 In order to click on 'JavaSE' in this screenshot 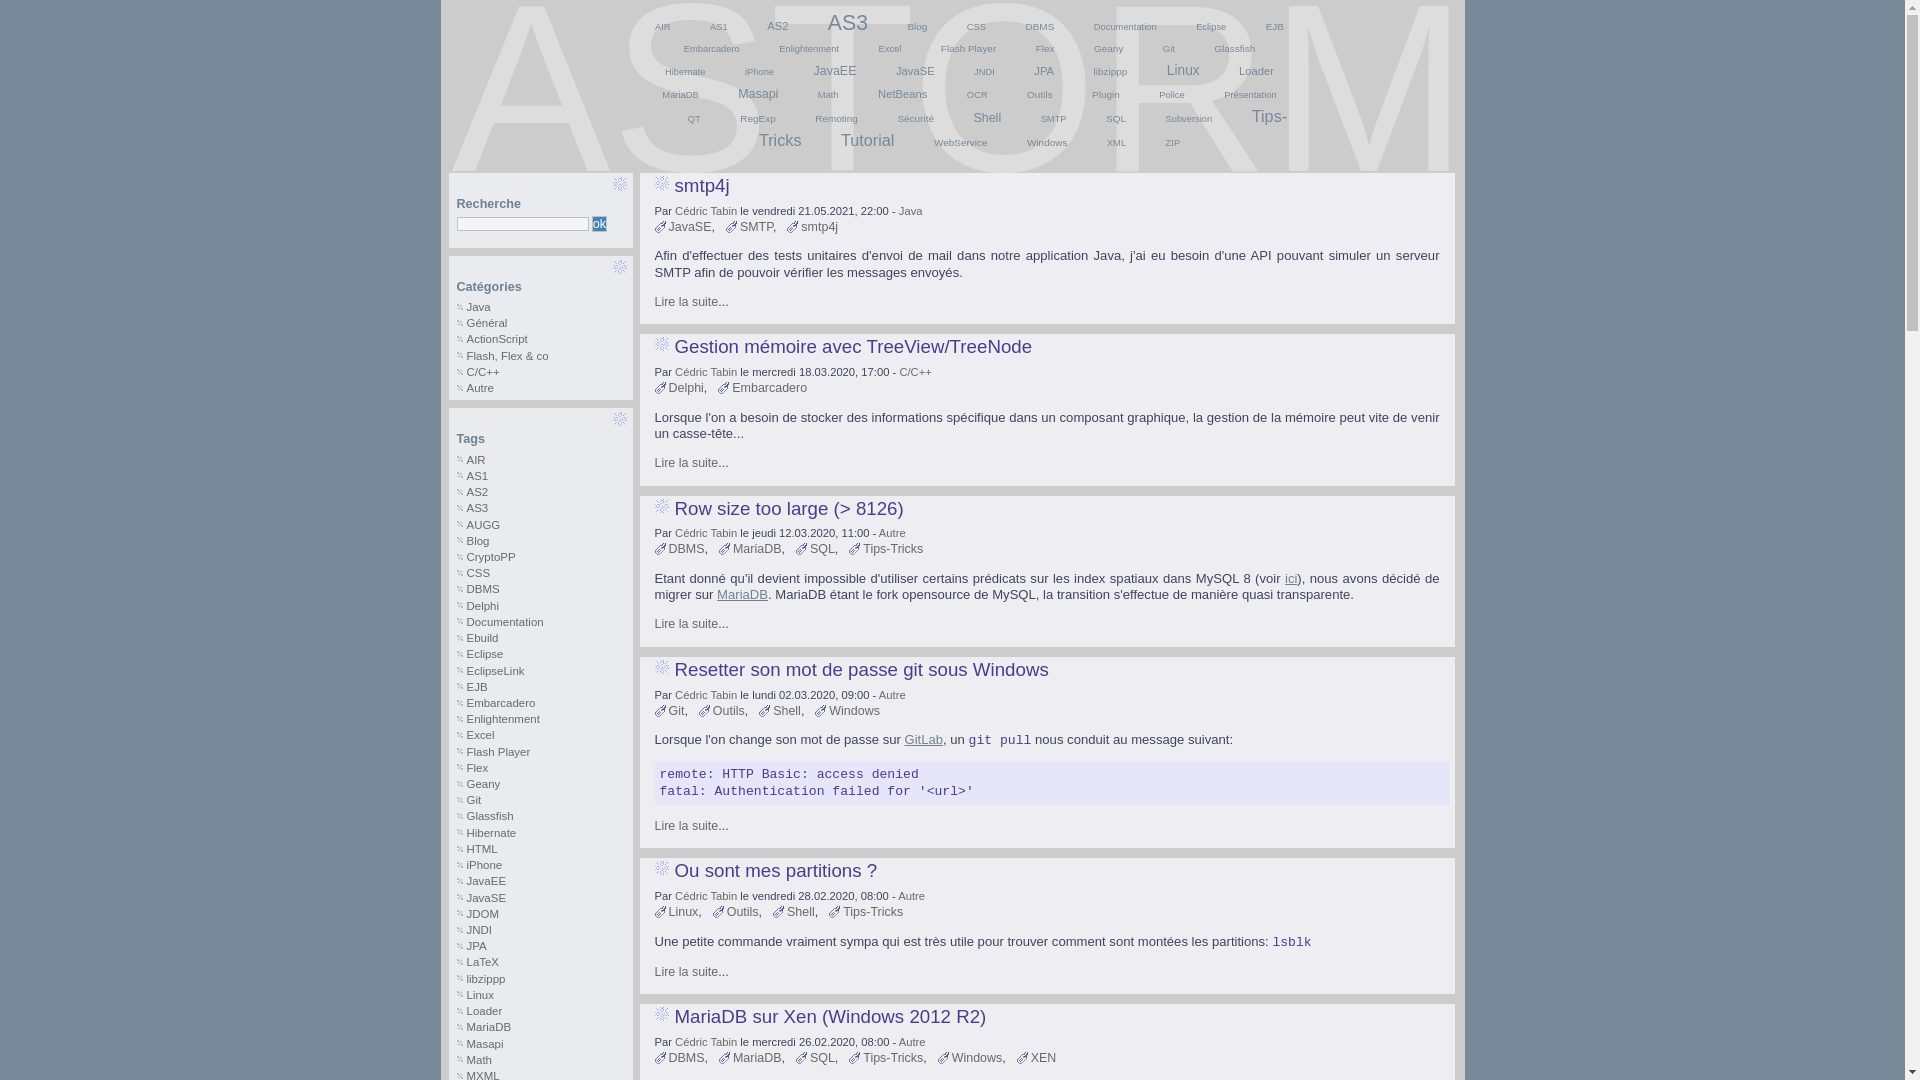, I will do `click(689, 226)`.